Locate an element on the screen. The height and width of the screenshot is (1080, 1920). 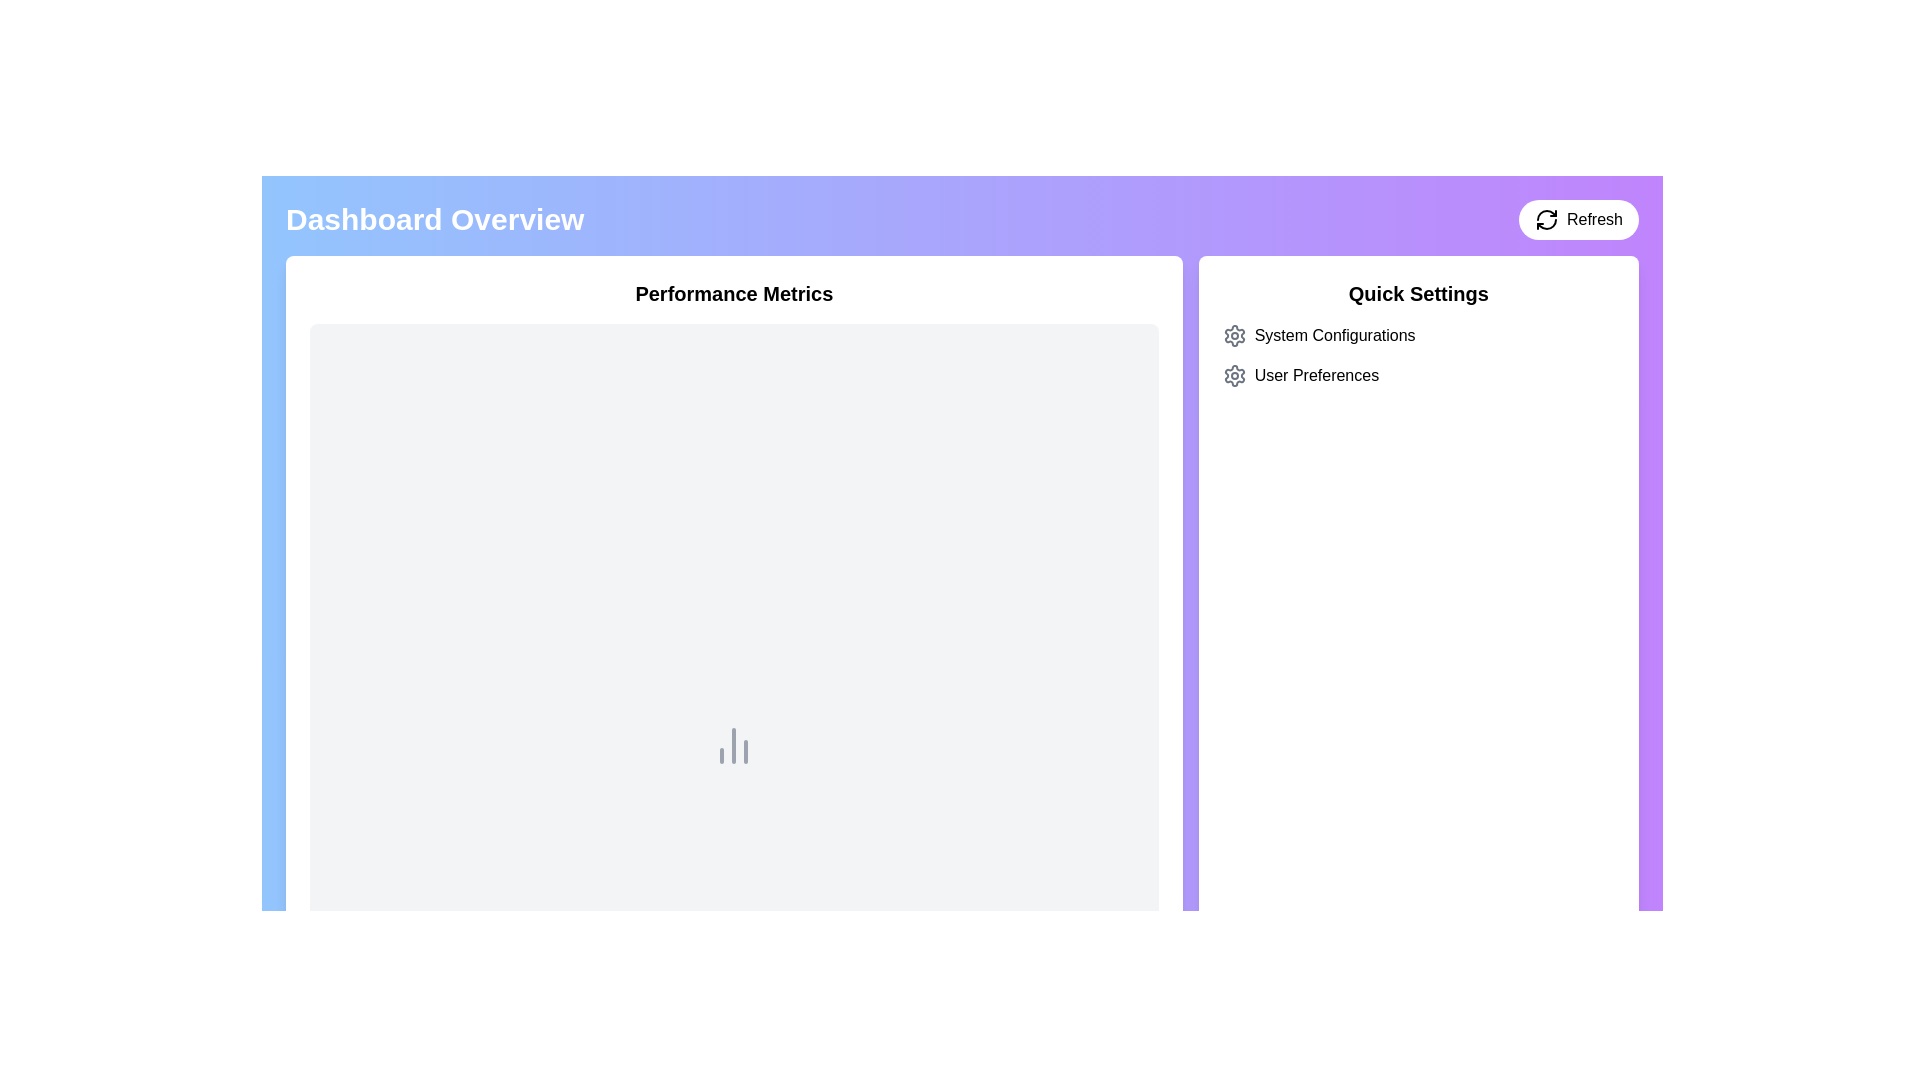
the 'User Preferences' label located under 'Quick Settings' in the vertical list is located at coordinates (1316, 375).